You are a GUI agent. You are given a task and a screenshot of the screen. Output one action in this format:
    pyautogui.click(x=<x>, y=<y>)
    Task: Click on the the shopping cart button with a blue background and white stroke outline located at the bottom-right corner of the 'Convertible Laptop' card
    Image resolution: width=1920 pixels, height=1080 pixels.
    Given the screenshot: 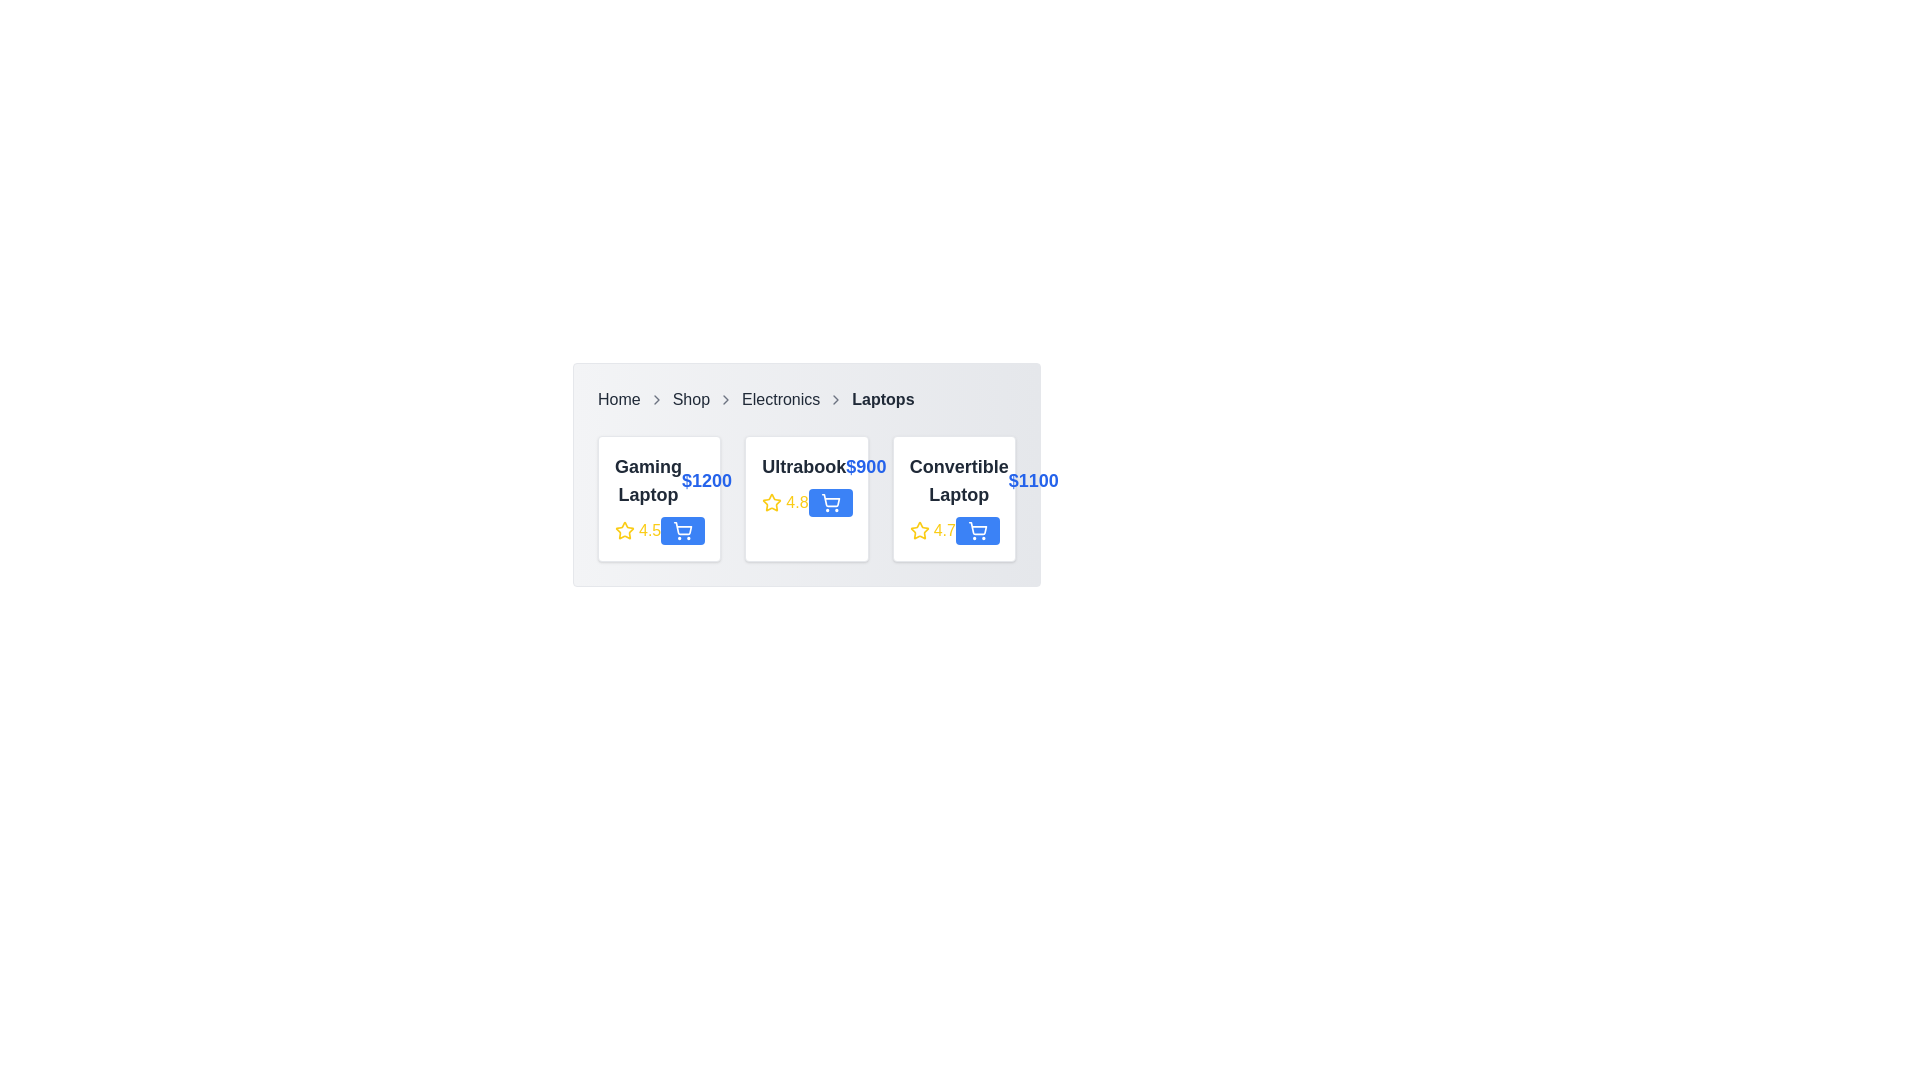 What is the action you would take?
    pyautogui.click(x=977, y=530)
    